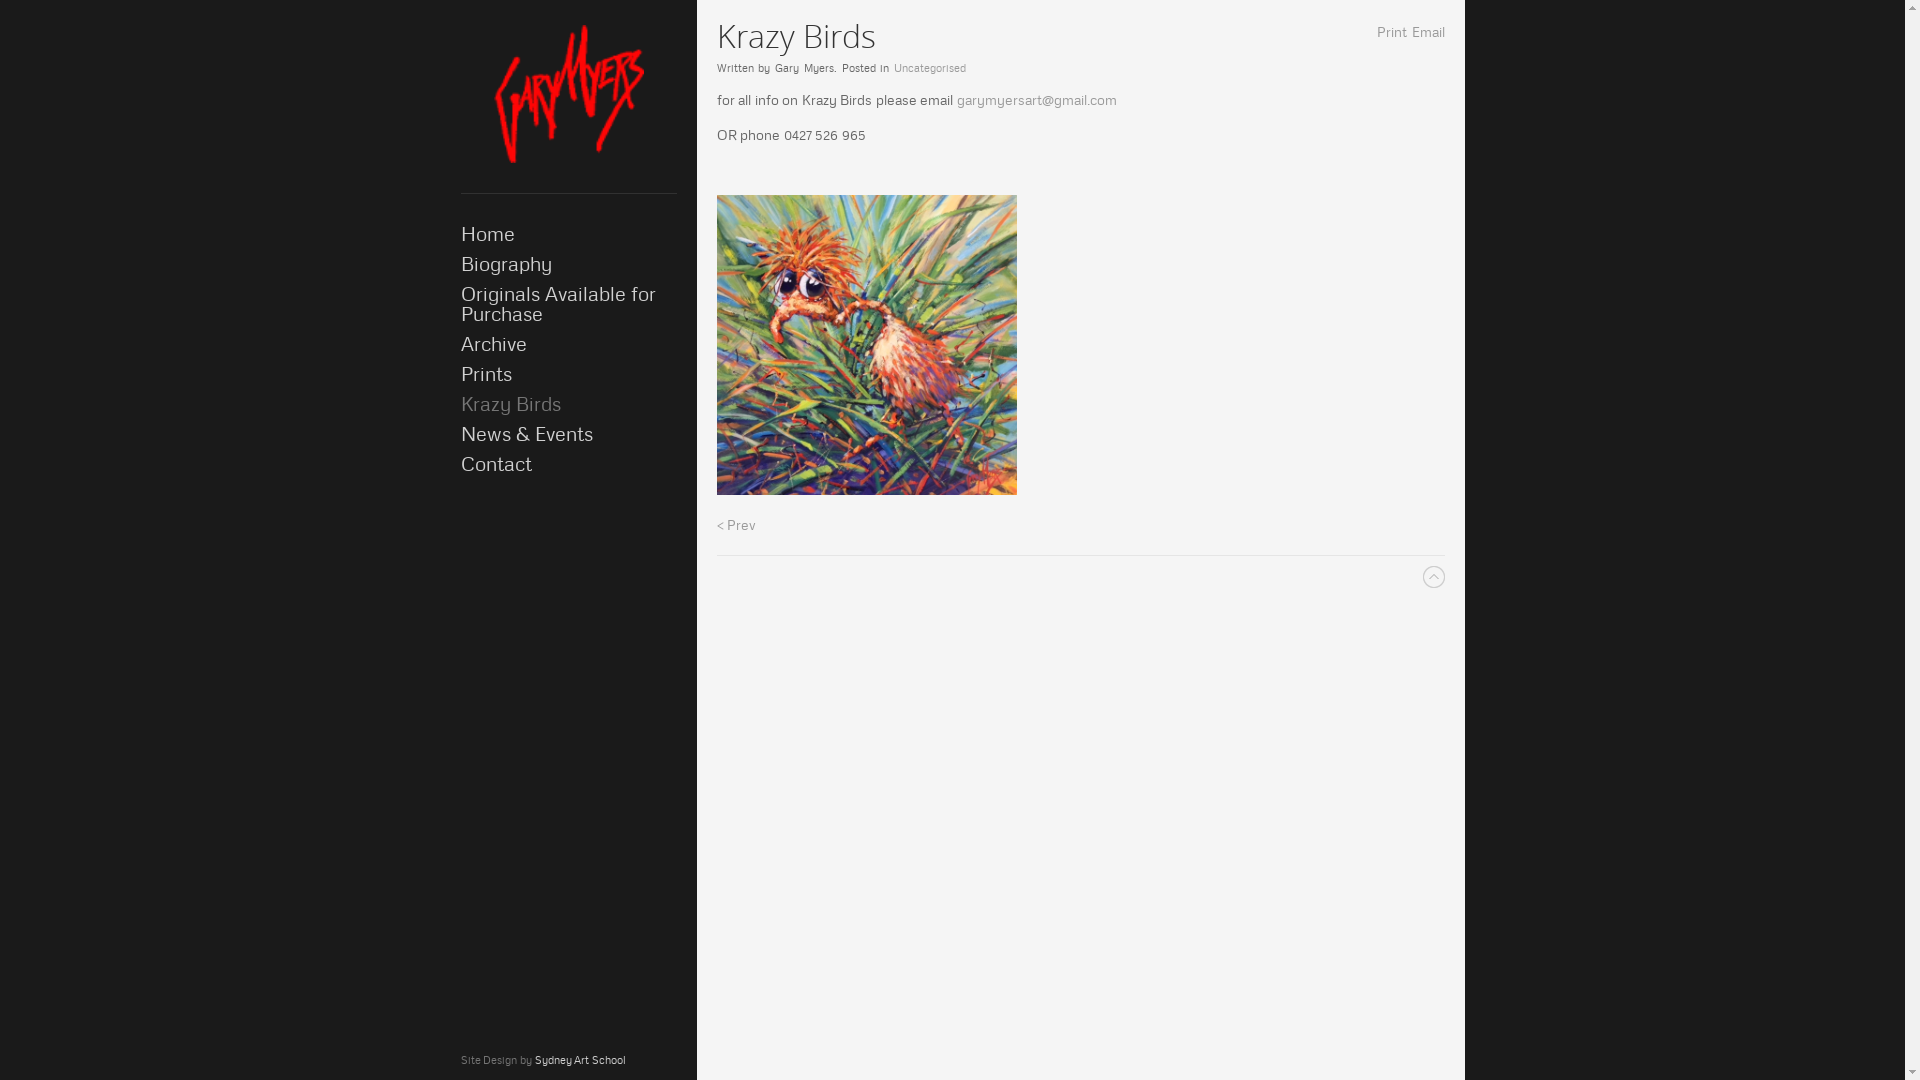  I want to click on 'Uncategorised', so click(929, 67).